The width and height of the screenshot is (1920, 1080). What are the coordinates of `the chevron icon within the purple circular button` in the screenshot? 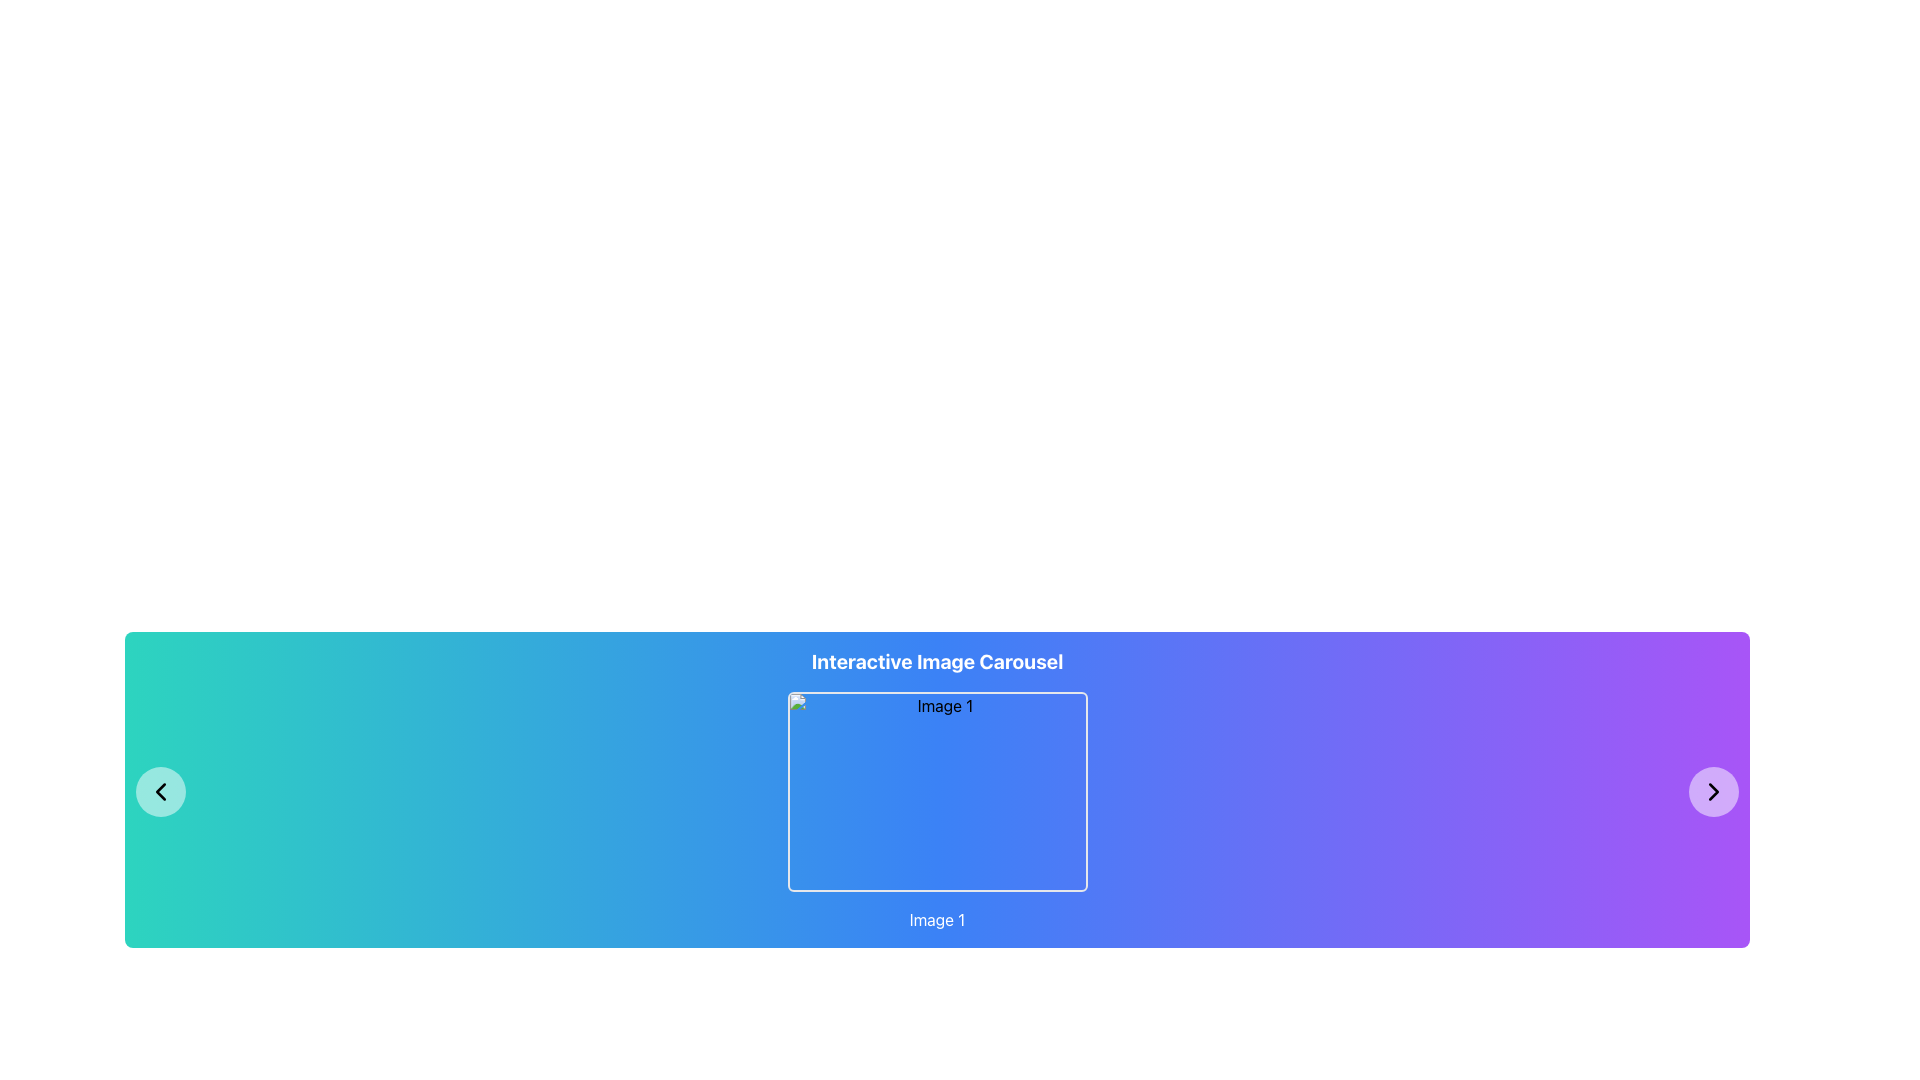 It's located at (1712, 790).